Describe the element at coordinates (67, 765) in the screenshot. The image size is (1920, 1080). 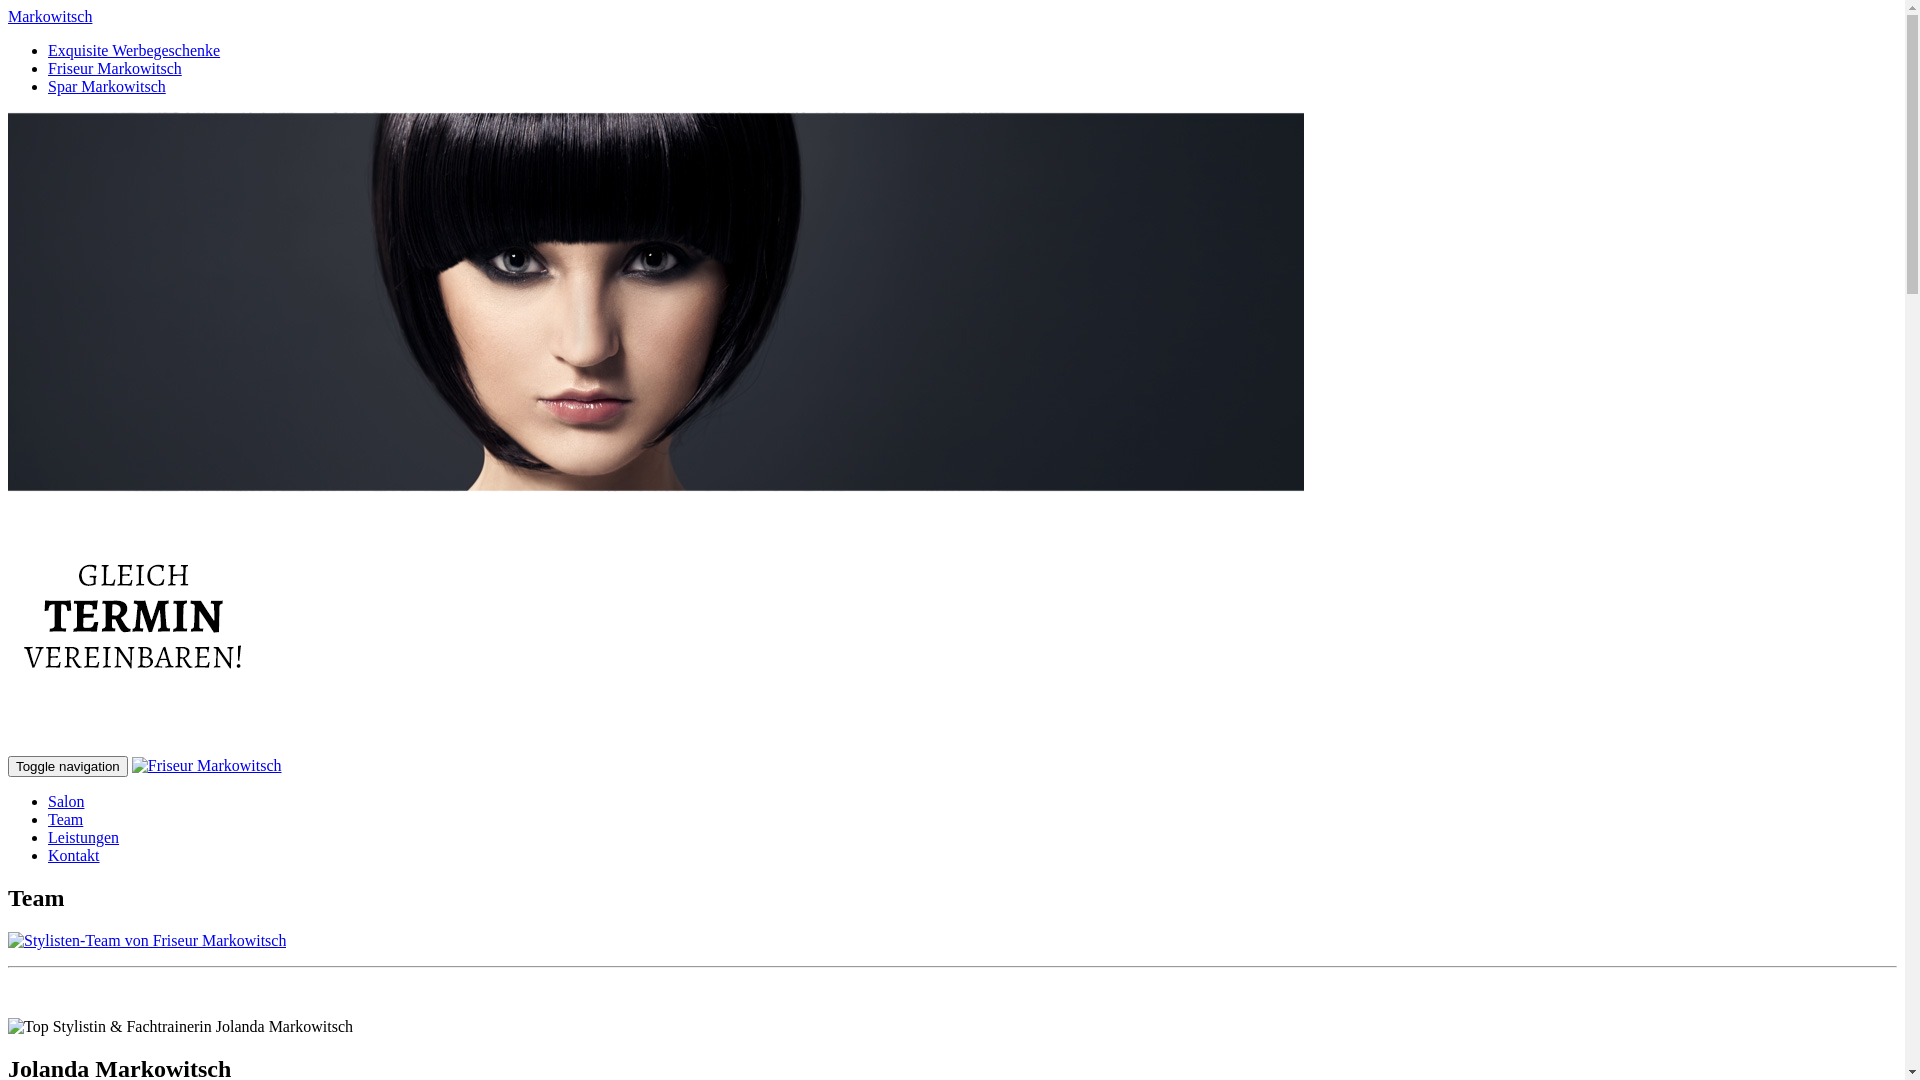
I see `'Toggle navigation'` at that location.